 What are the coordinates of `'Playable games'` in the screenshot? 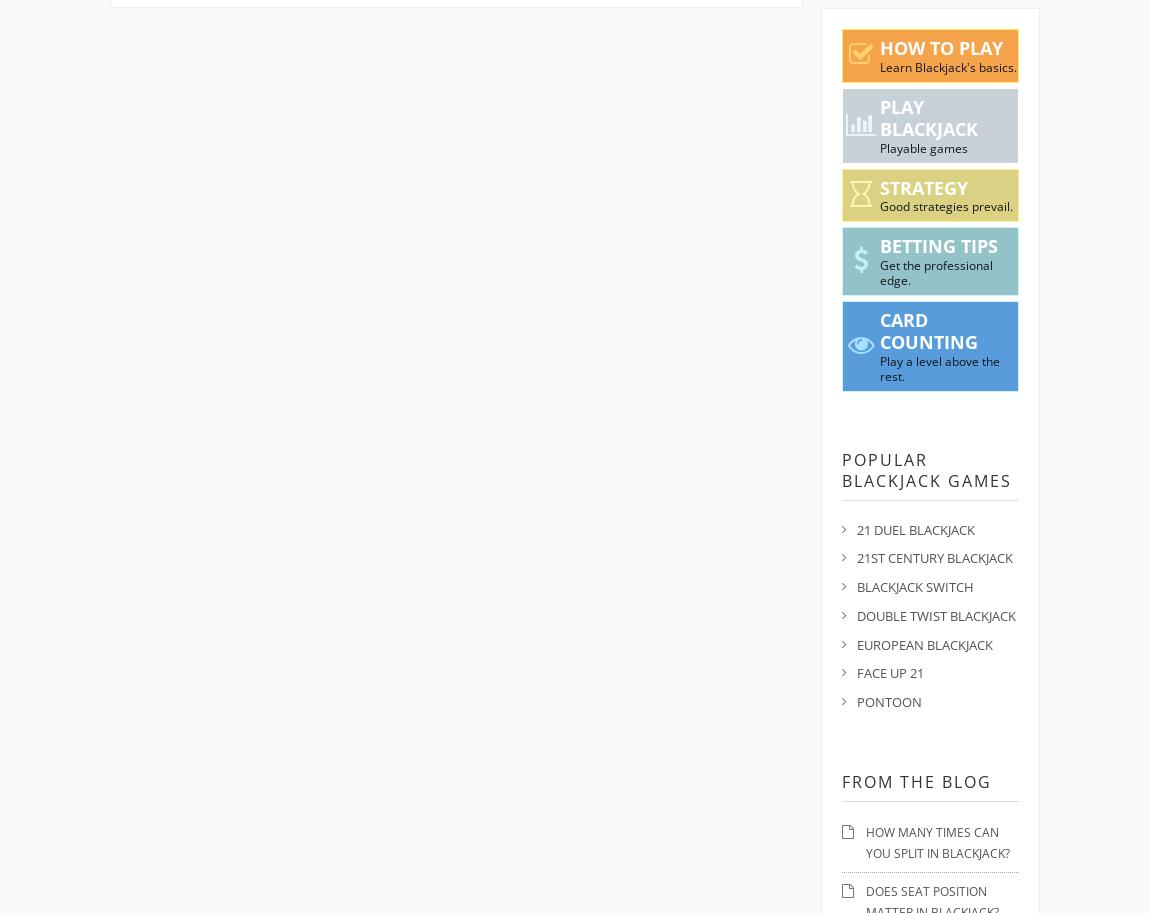 It's located at (922, 146).